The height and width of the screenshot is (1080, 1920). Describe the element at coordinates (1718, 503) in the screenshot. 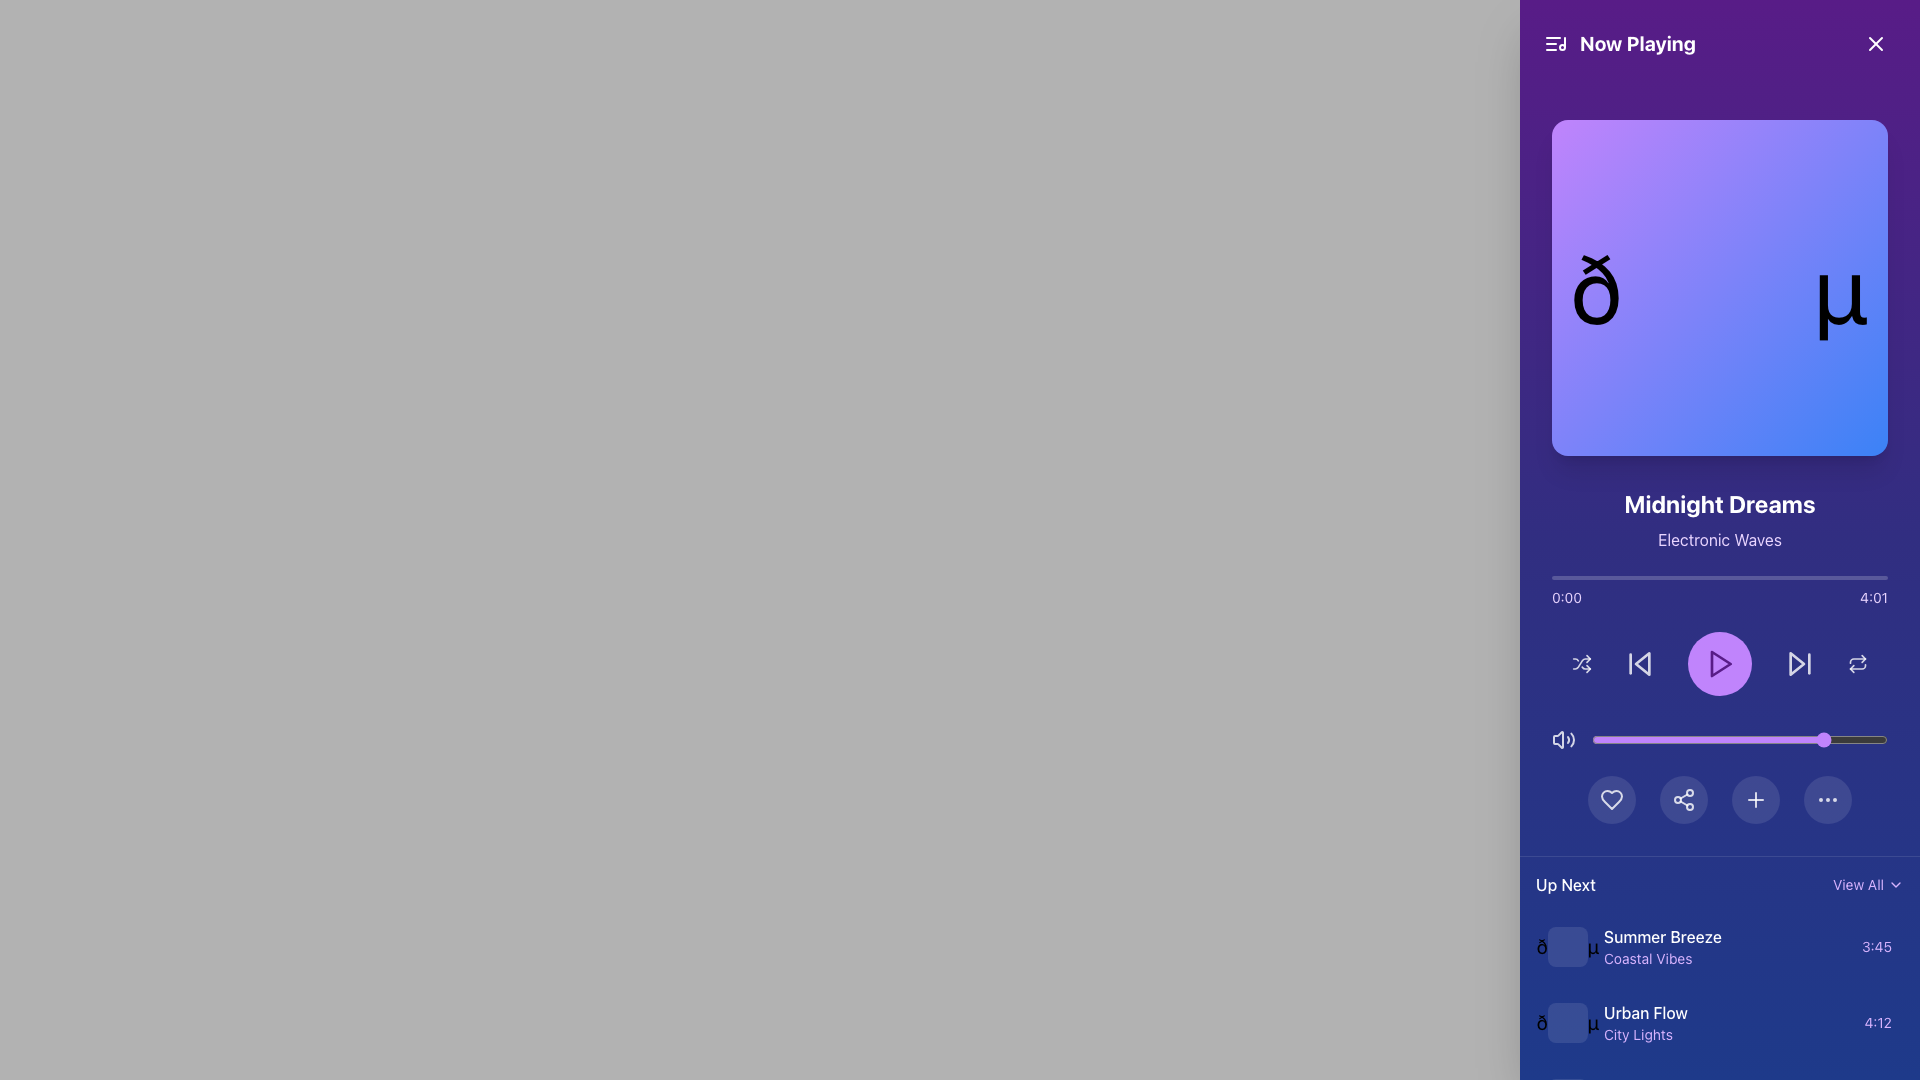

I see `the text label displaying 'Midnight Dreams' which has a bold, white, large font style, centered horizontally in a purple background interface` at that location.